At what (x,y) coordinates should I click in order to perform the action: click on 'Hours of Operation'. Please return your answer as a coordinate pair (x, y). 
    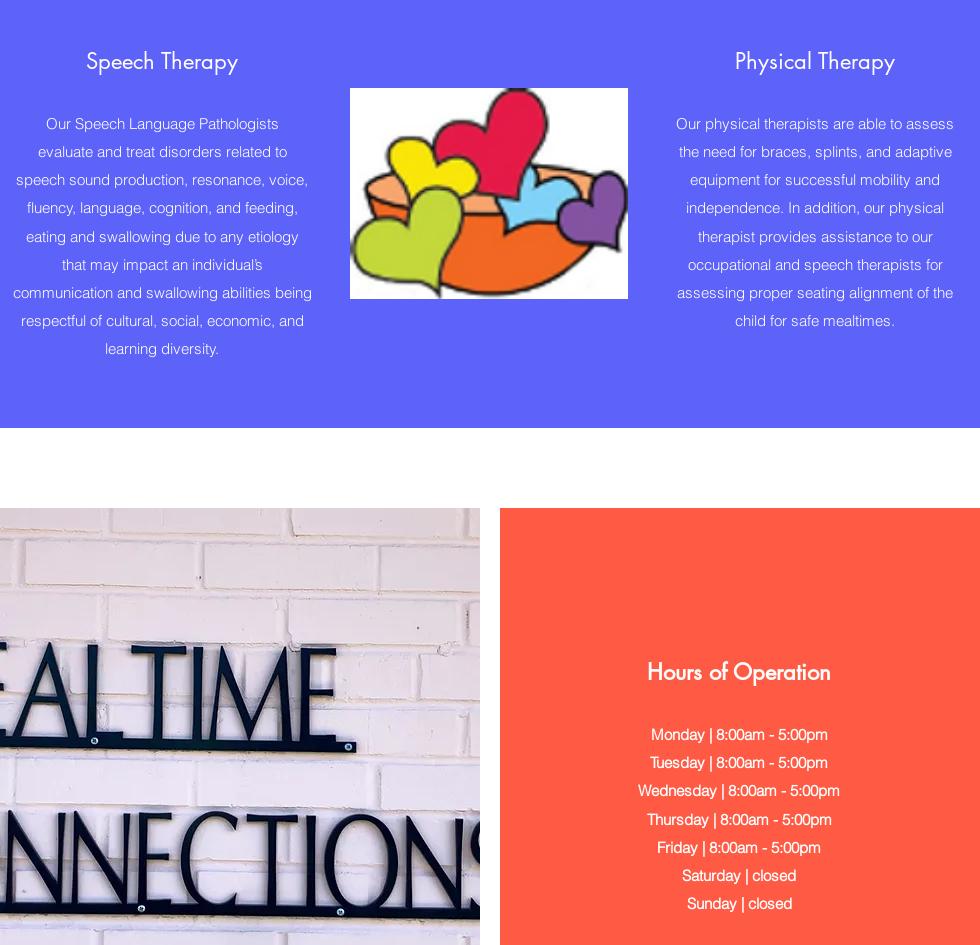
    Looking at the image, I should click on (739, 670).